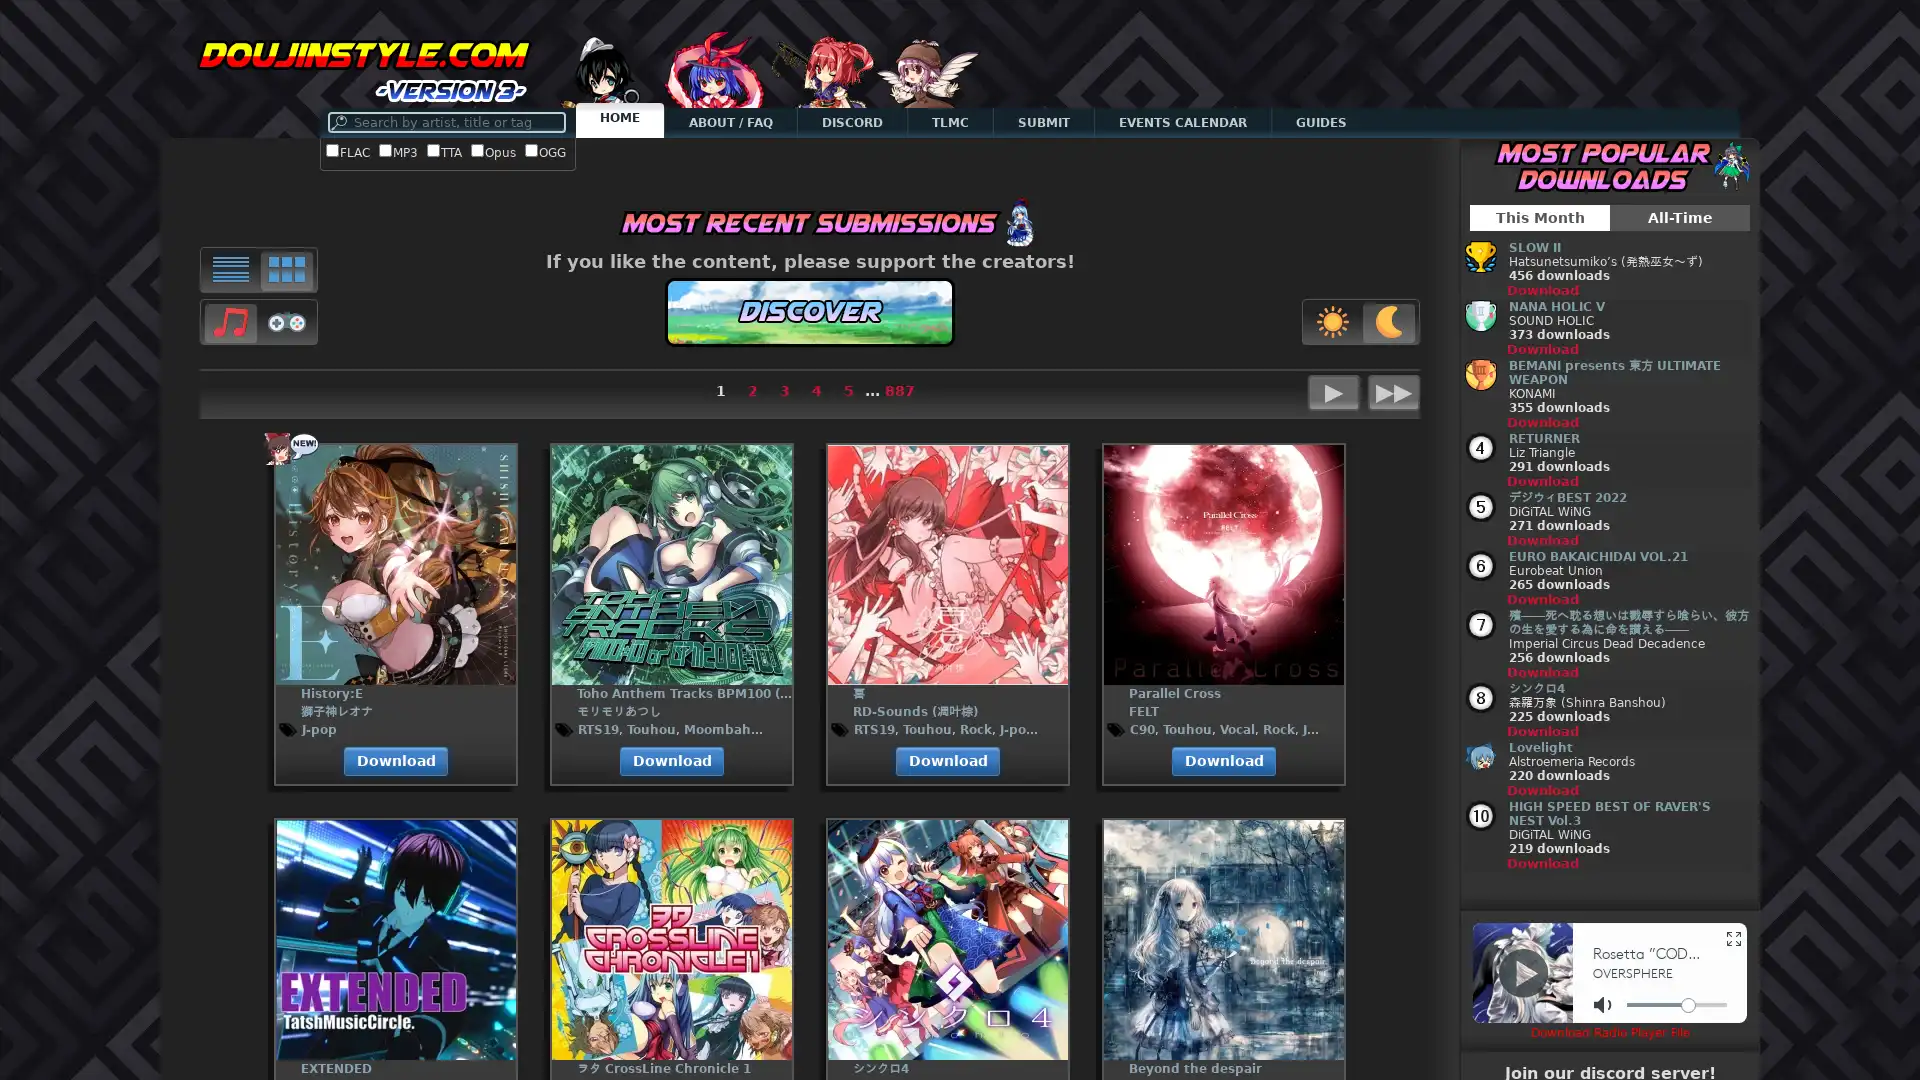  I want to click on Download, so click(1541, 731).